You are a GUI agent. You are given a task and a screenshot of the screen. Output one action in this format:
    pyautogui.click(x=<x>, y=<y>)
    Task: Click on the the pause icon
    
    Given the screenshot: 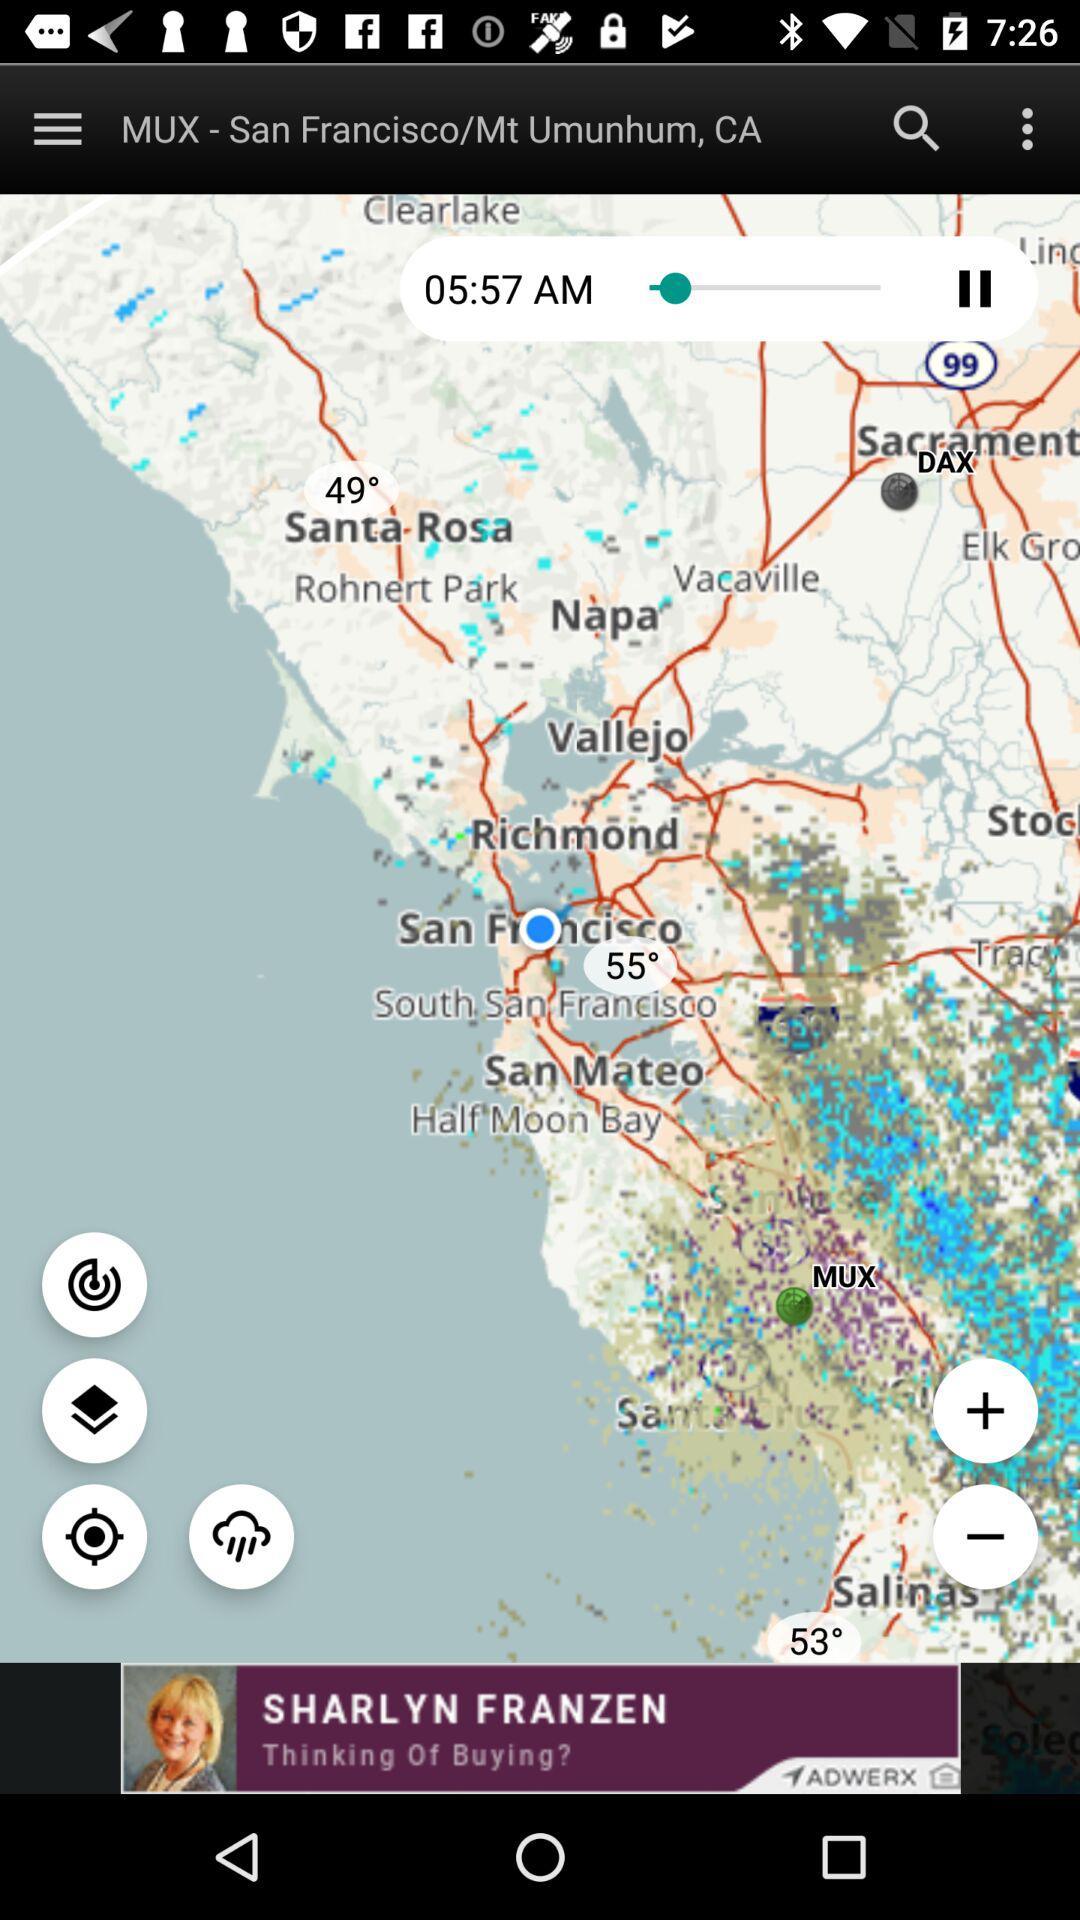 What is the action you would take?
    pyautogui.click(x=974, y=287)
    